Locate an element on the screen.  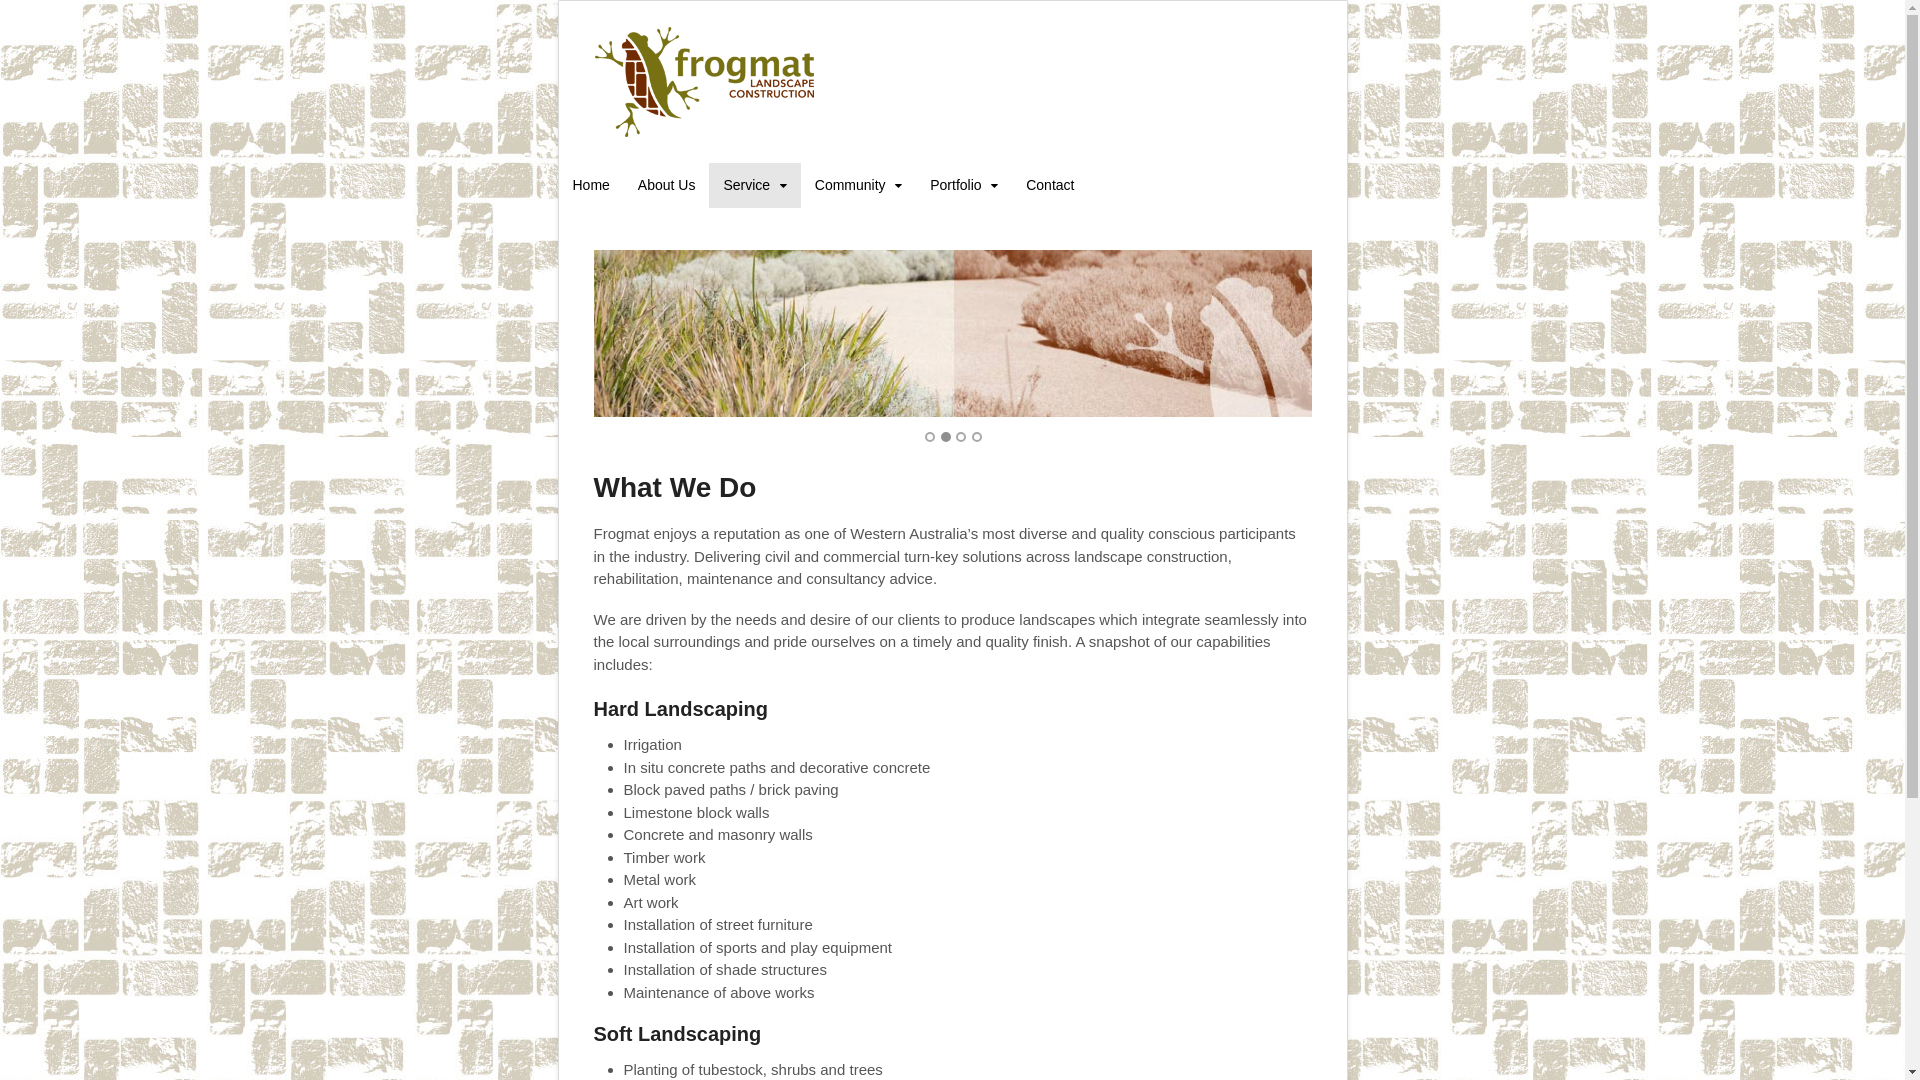
'Service' is located at coordinates (753, 185).